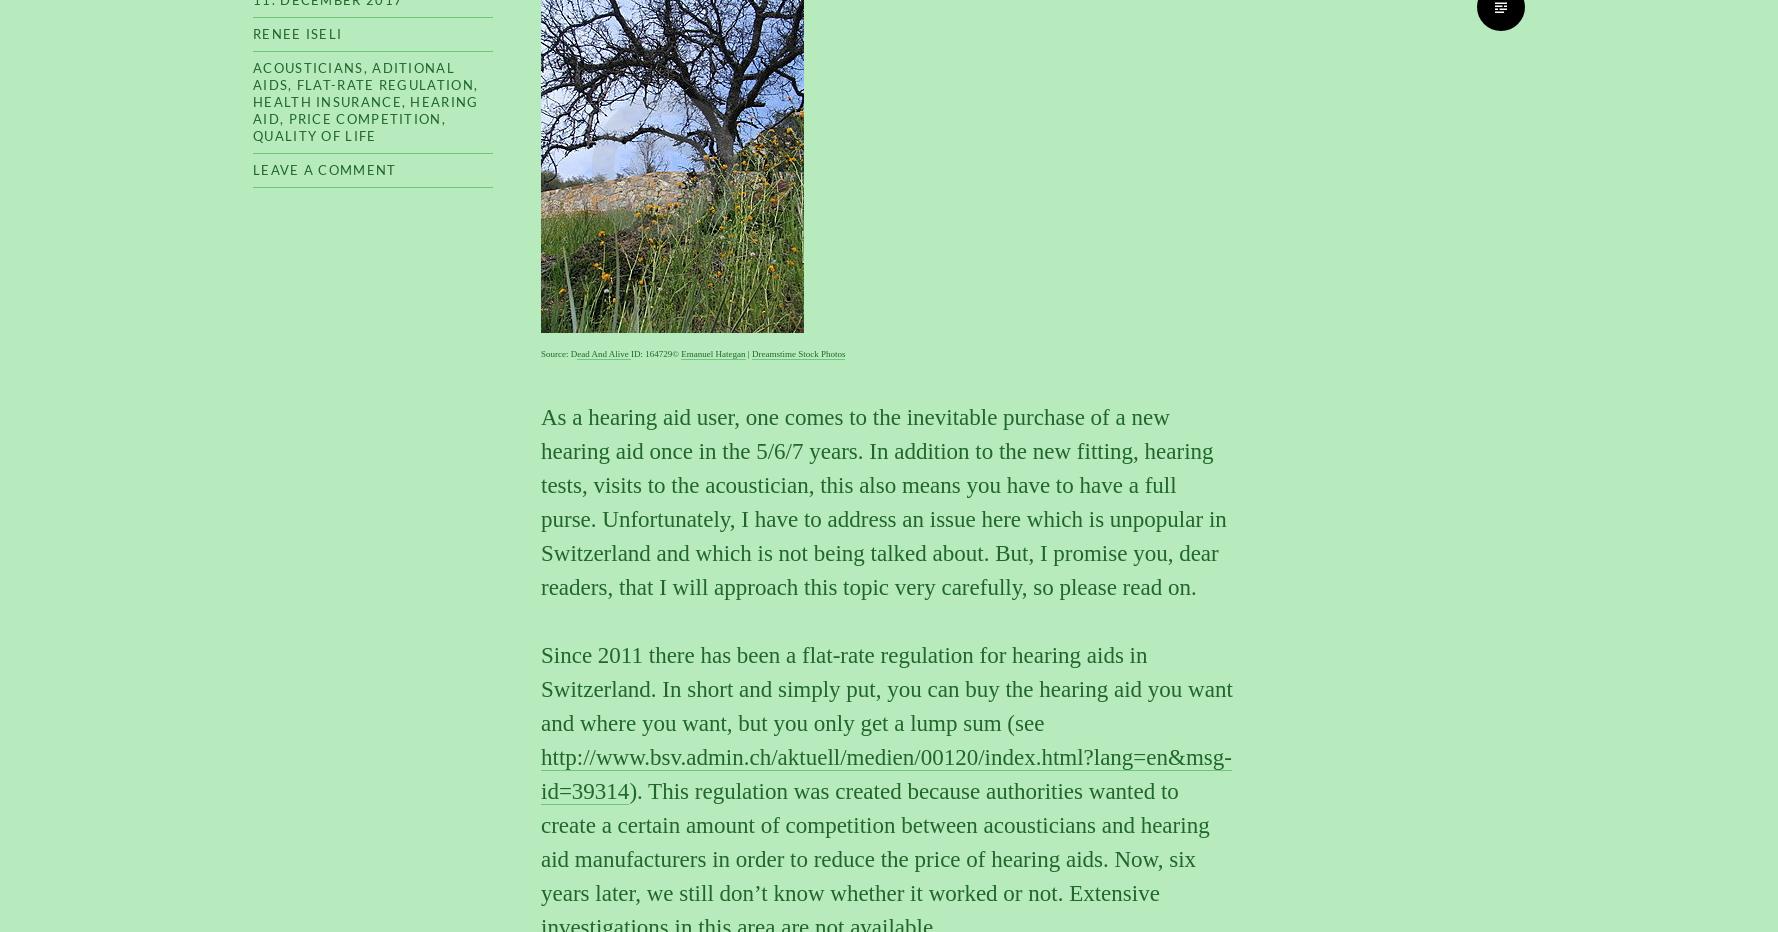 This screenshot has height=932, width=1778. I want to click on 'hearing aid', so click(364, 109).